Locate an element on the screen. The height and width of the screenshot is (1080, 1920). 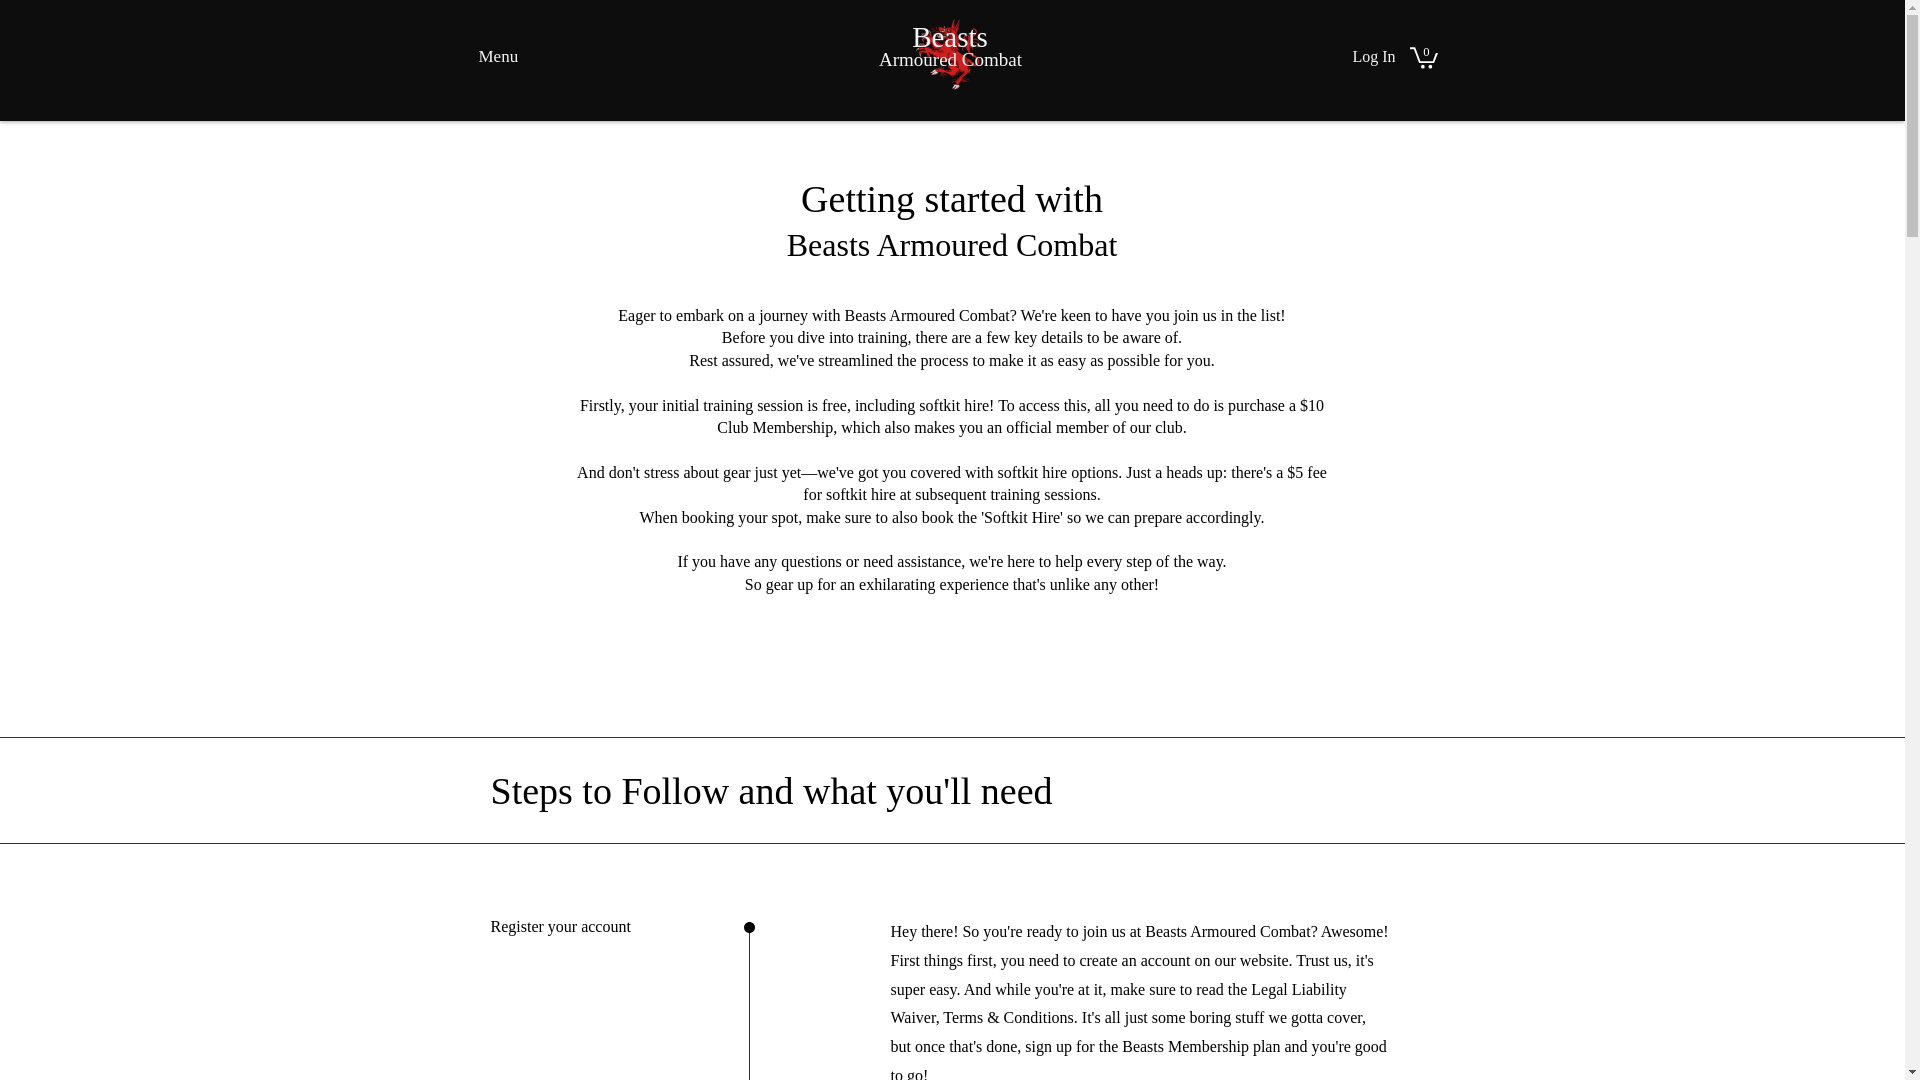
'Armoured Combat' is located at coordinates (949, 58).